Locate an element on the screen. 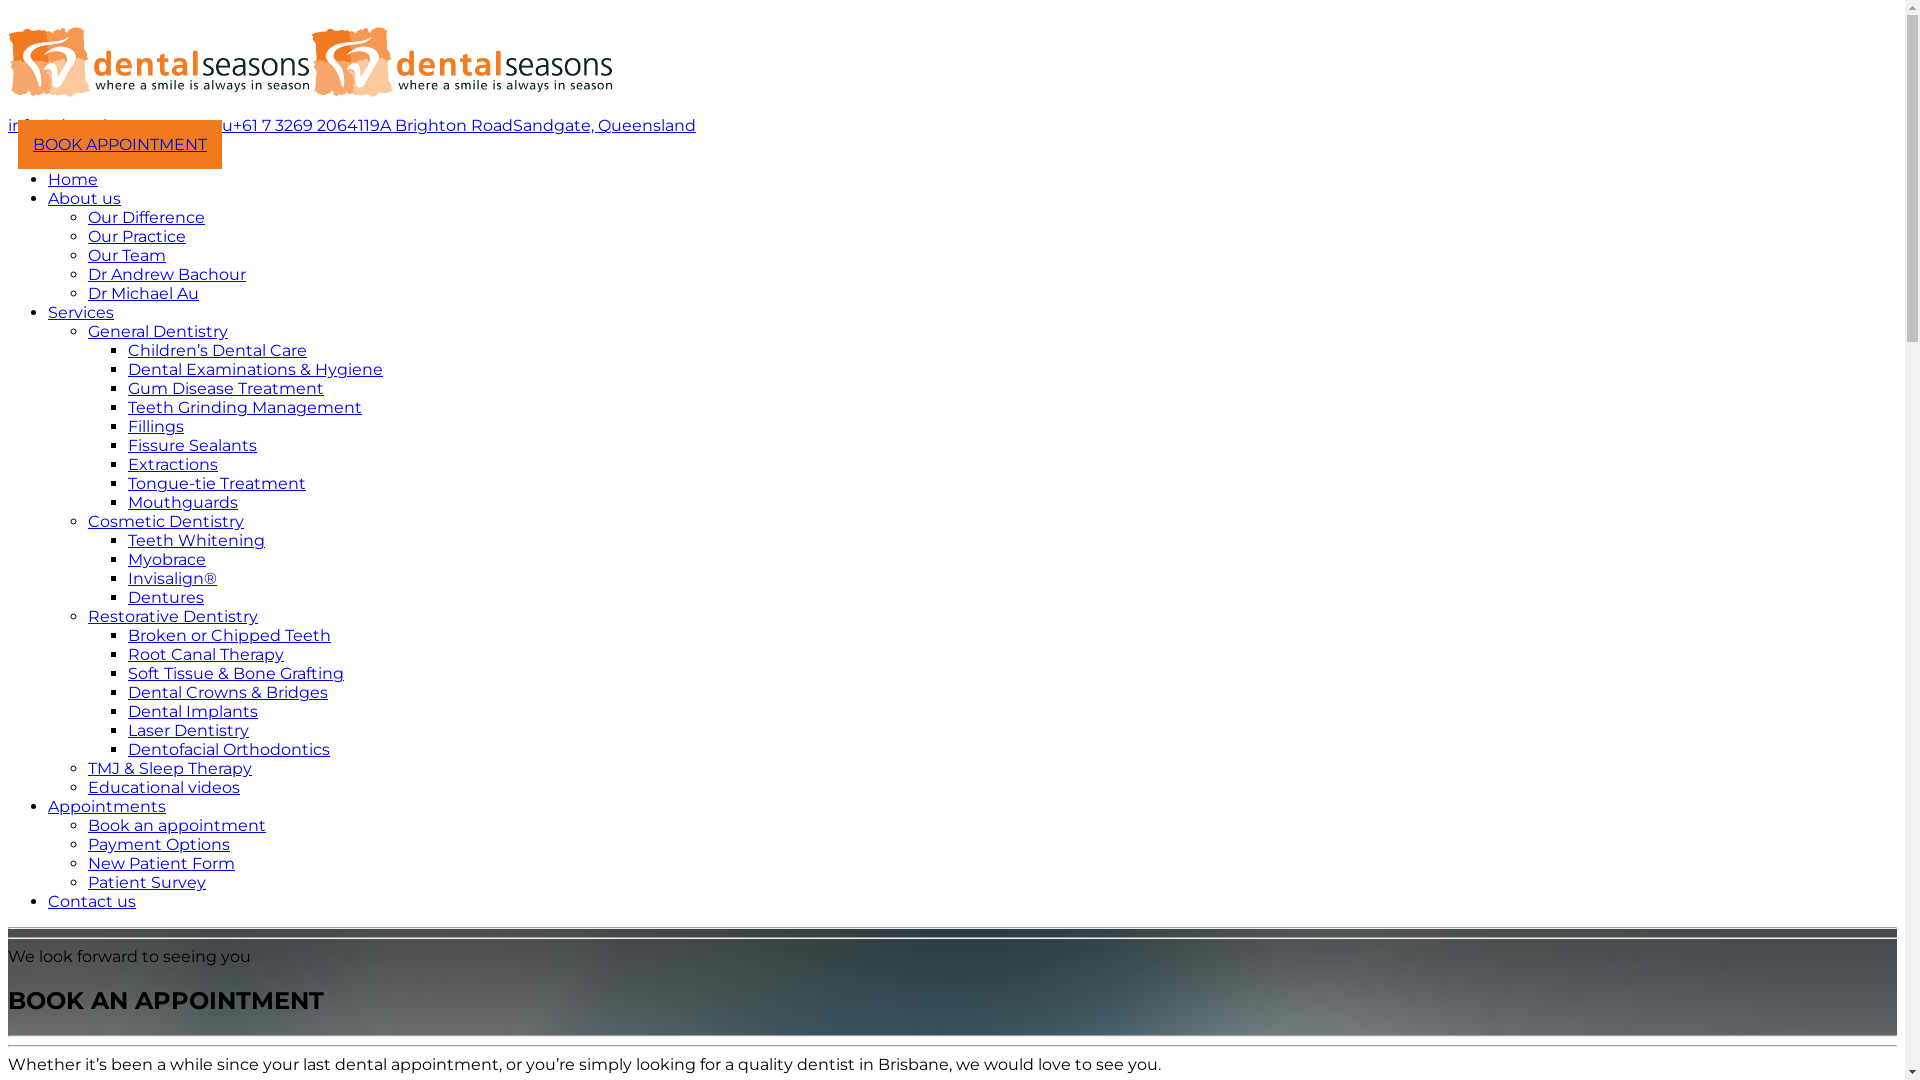 The height and width of the screenshot is (1080, 1920). 'Tongue-tie Treatment' is located at coordinates (127, 483).